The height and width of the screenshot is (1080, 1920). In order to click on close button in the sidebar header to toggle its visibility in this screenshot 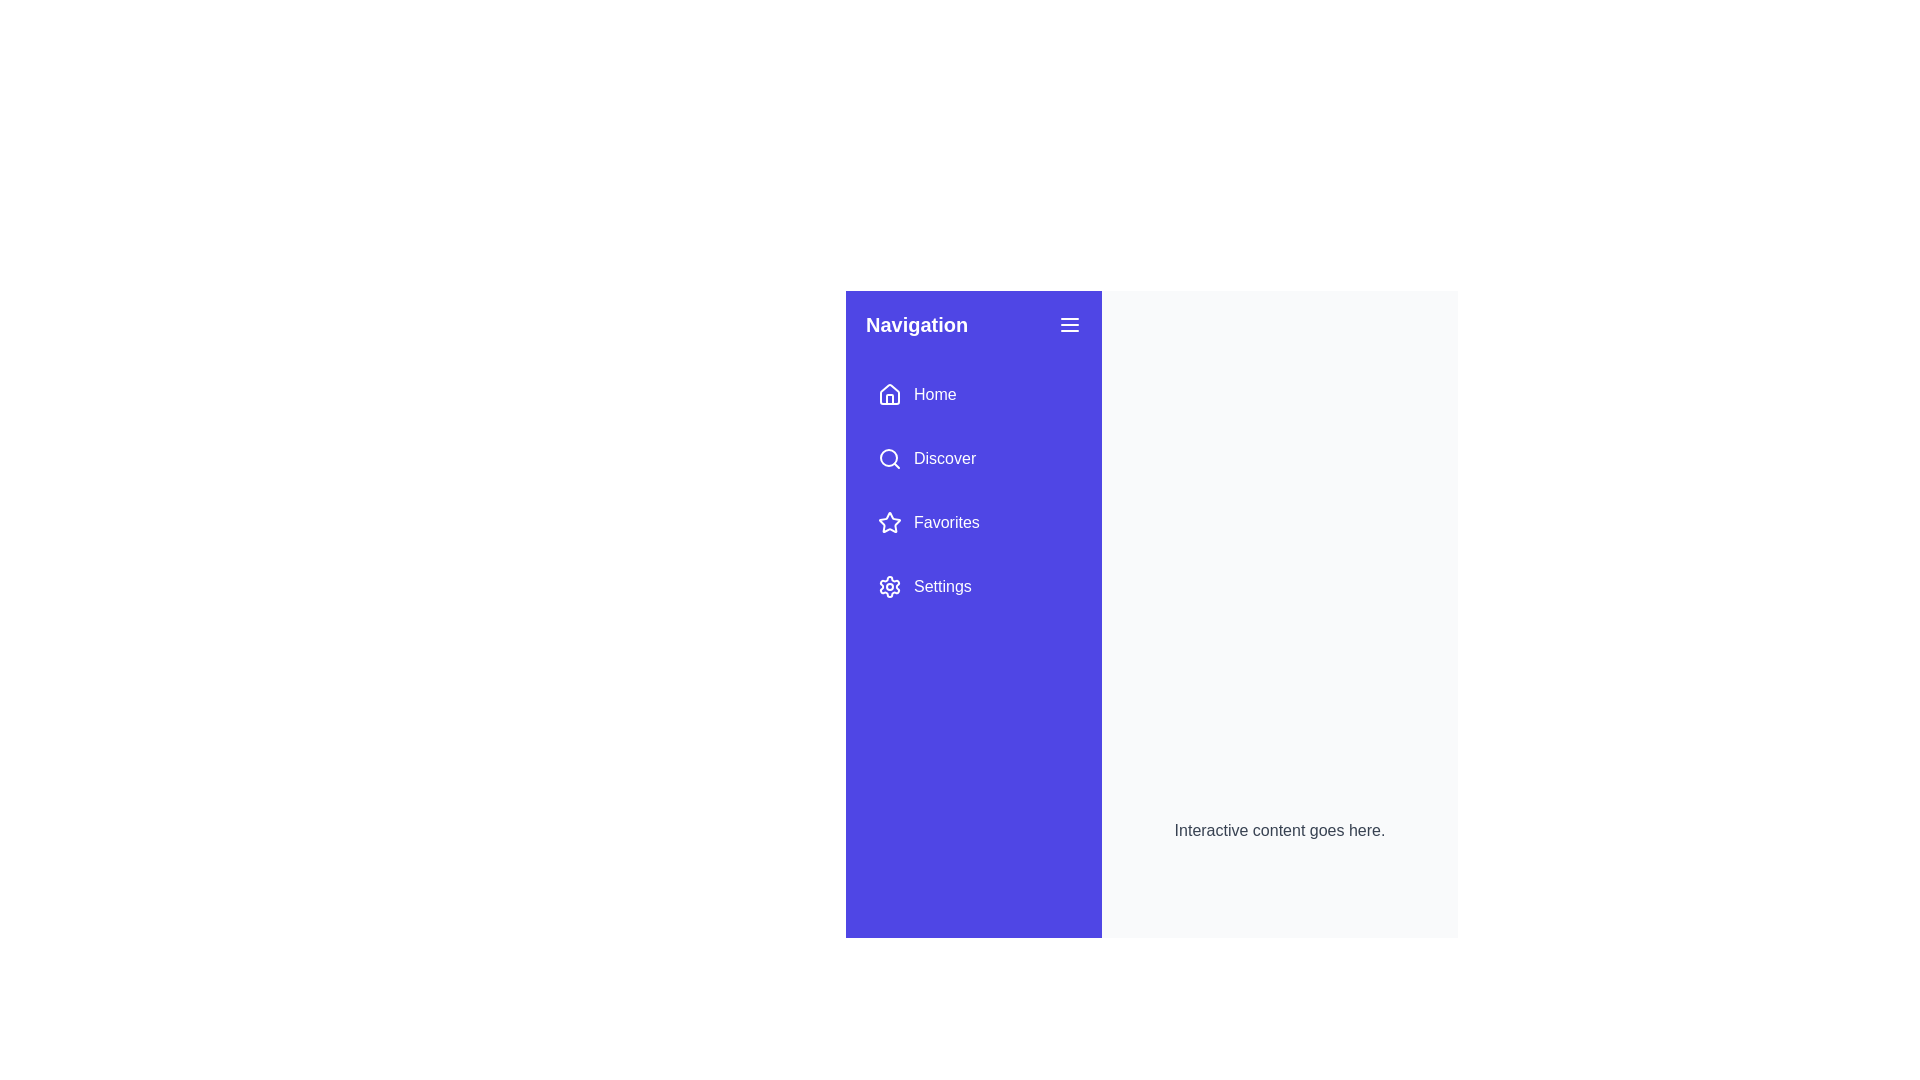, I will do `click(1069, 323)`.